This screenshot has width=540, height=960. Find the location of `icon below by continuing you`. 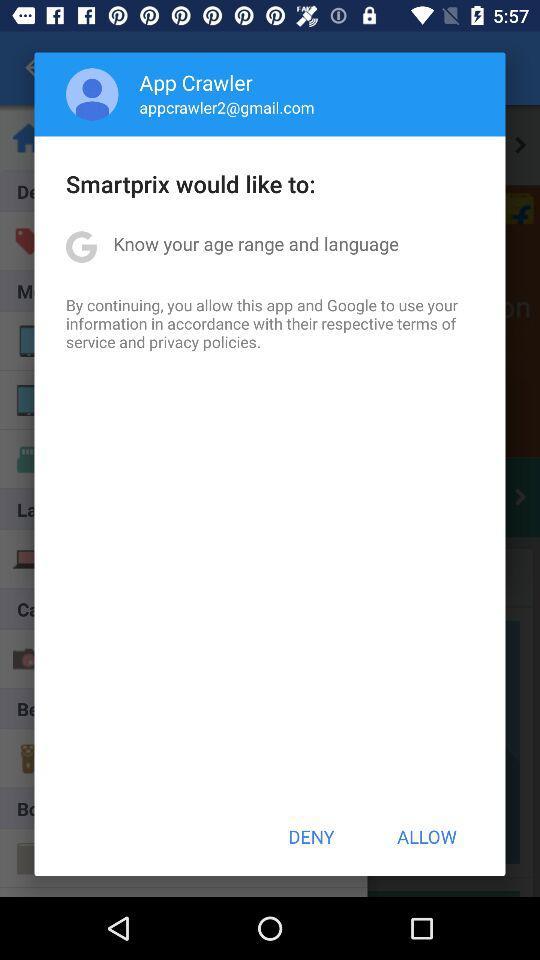

icon below by continuing you is located at coordinates (311, 836).